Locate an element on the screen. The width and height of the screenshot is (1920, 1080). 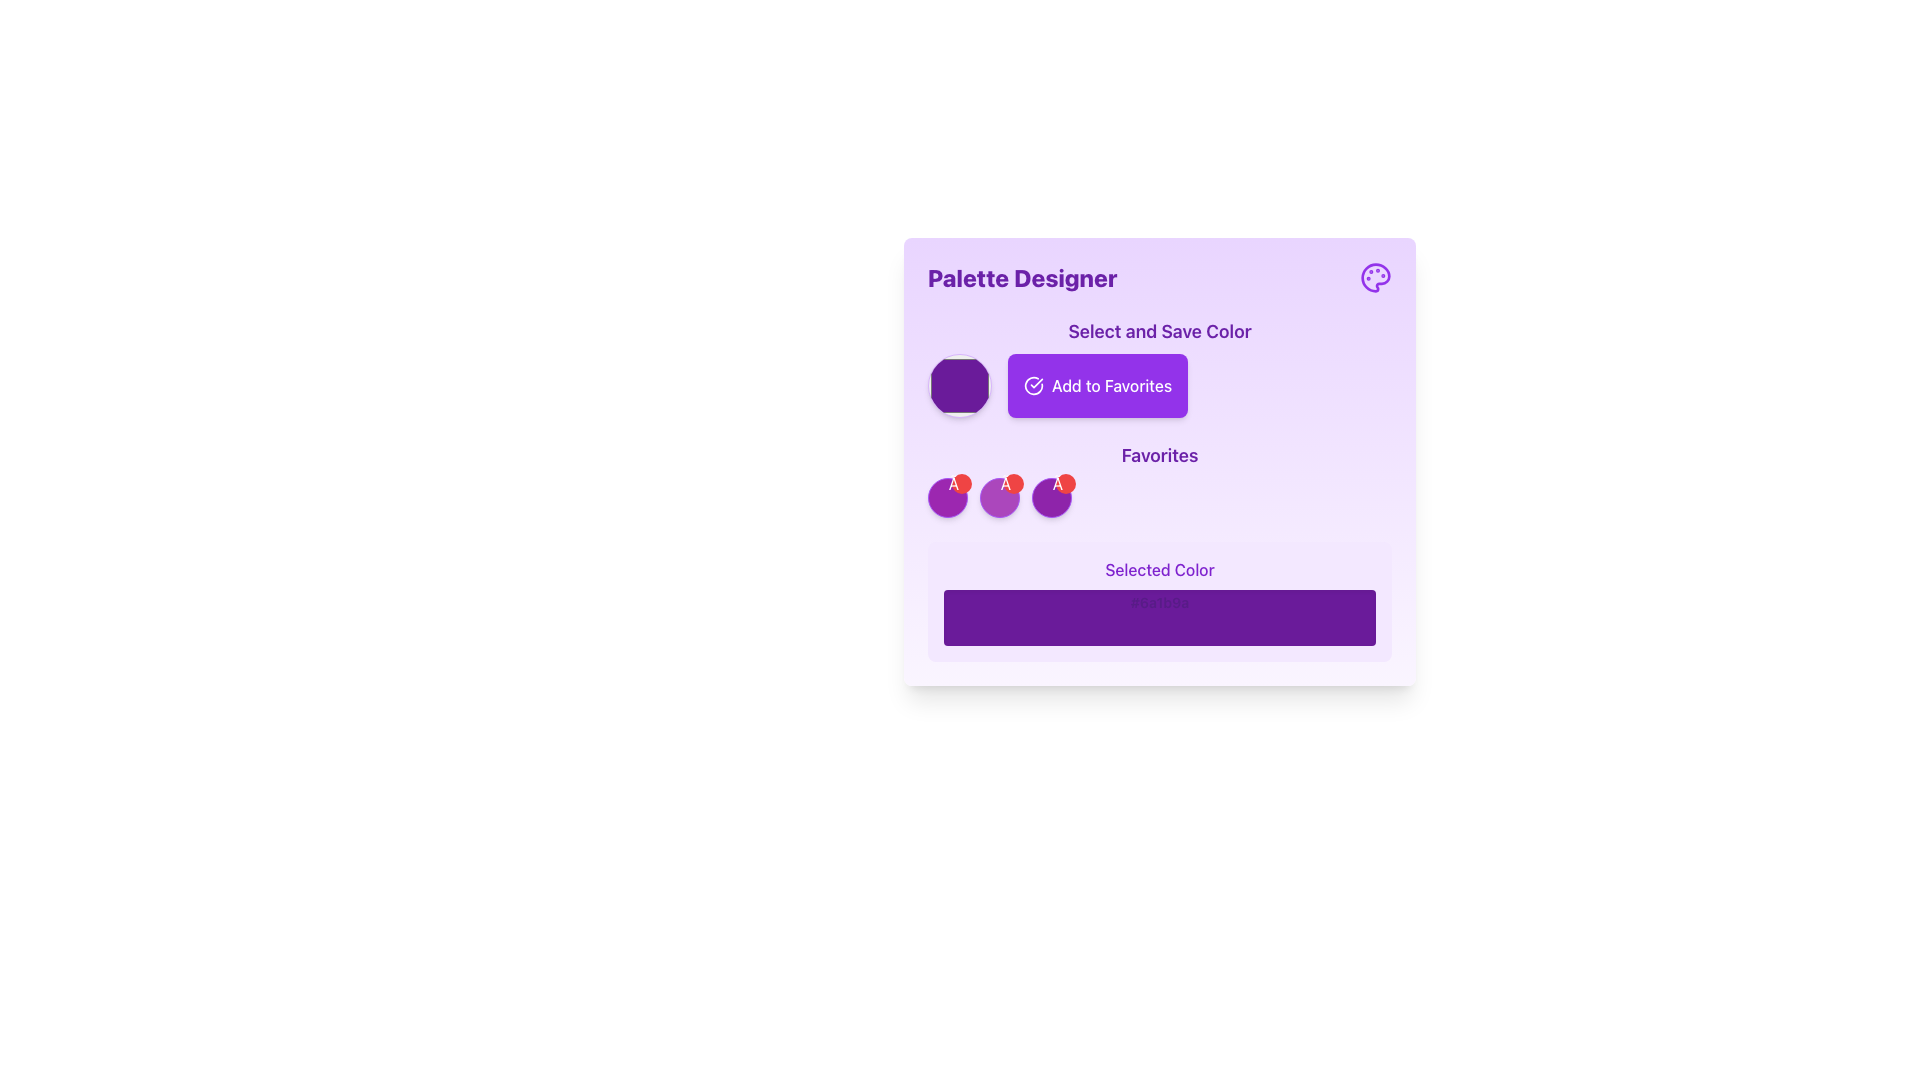
the purple 'Add to Favorites' button with rounded corners located in the 'Select and Save Color' section is located at coordinates (1160, 416).